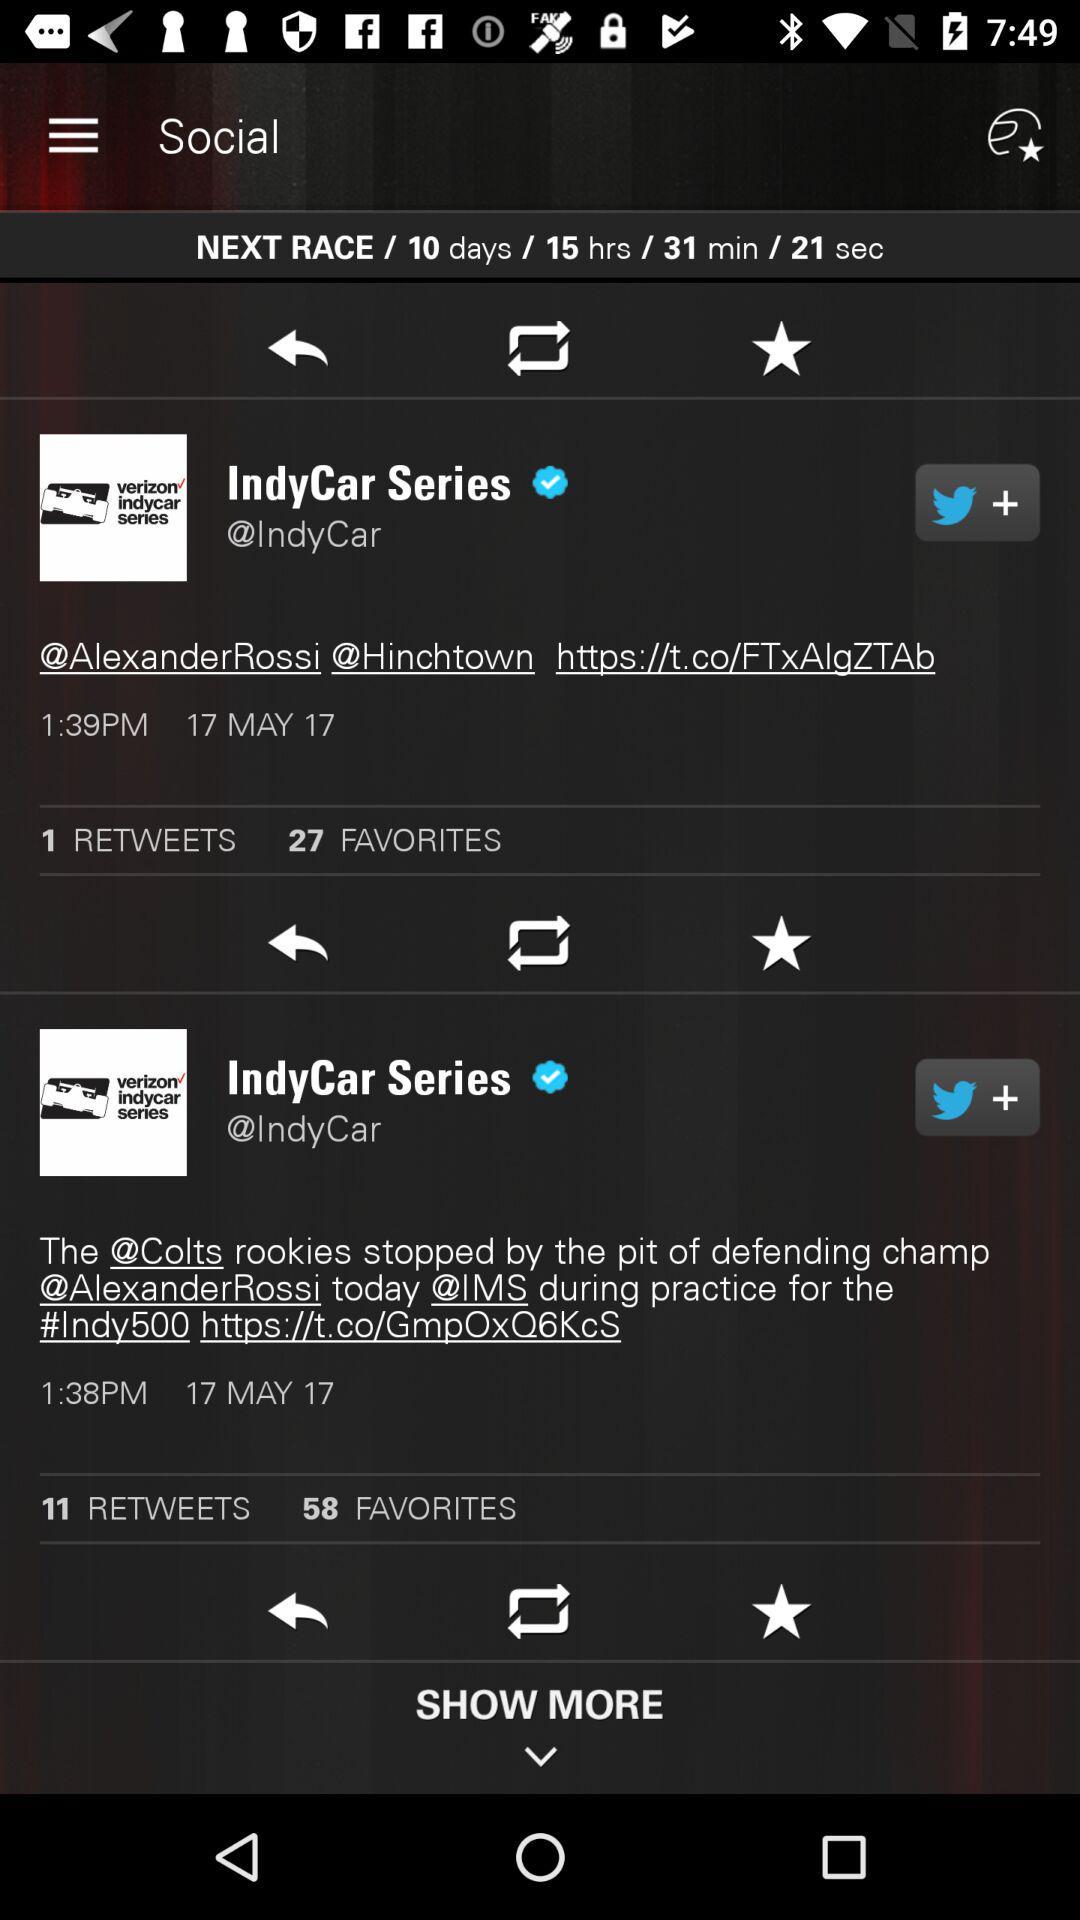 Image resolution: width=1080 pixels, height=1920 pixels. I want to click on the item next to social app, so click(72, 135).